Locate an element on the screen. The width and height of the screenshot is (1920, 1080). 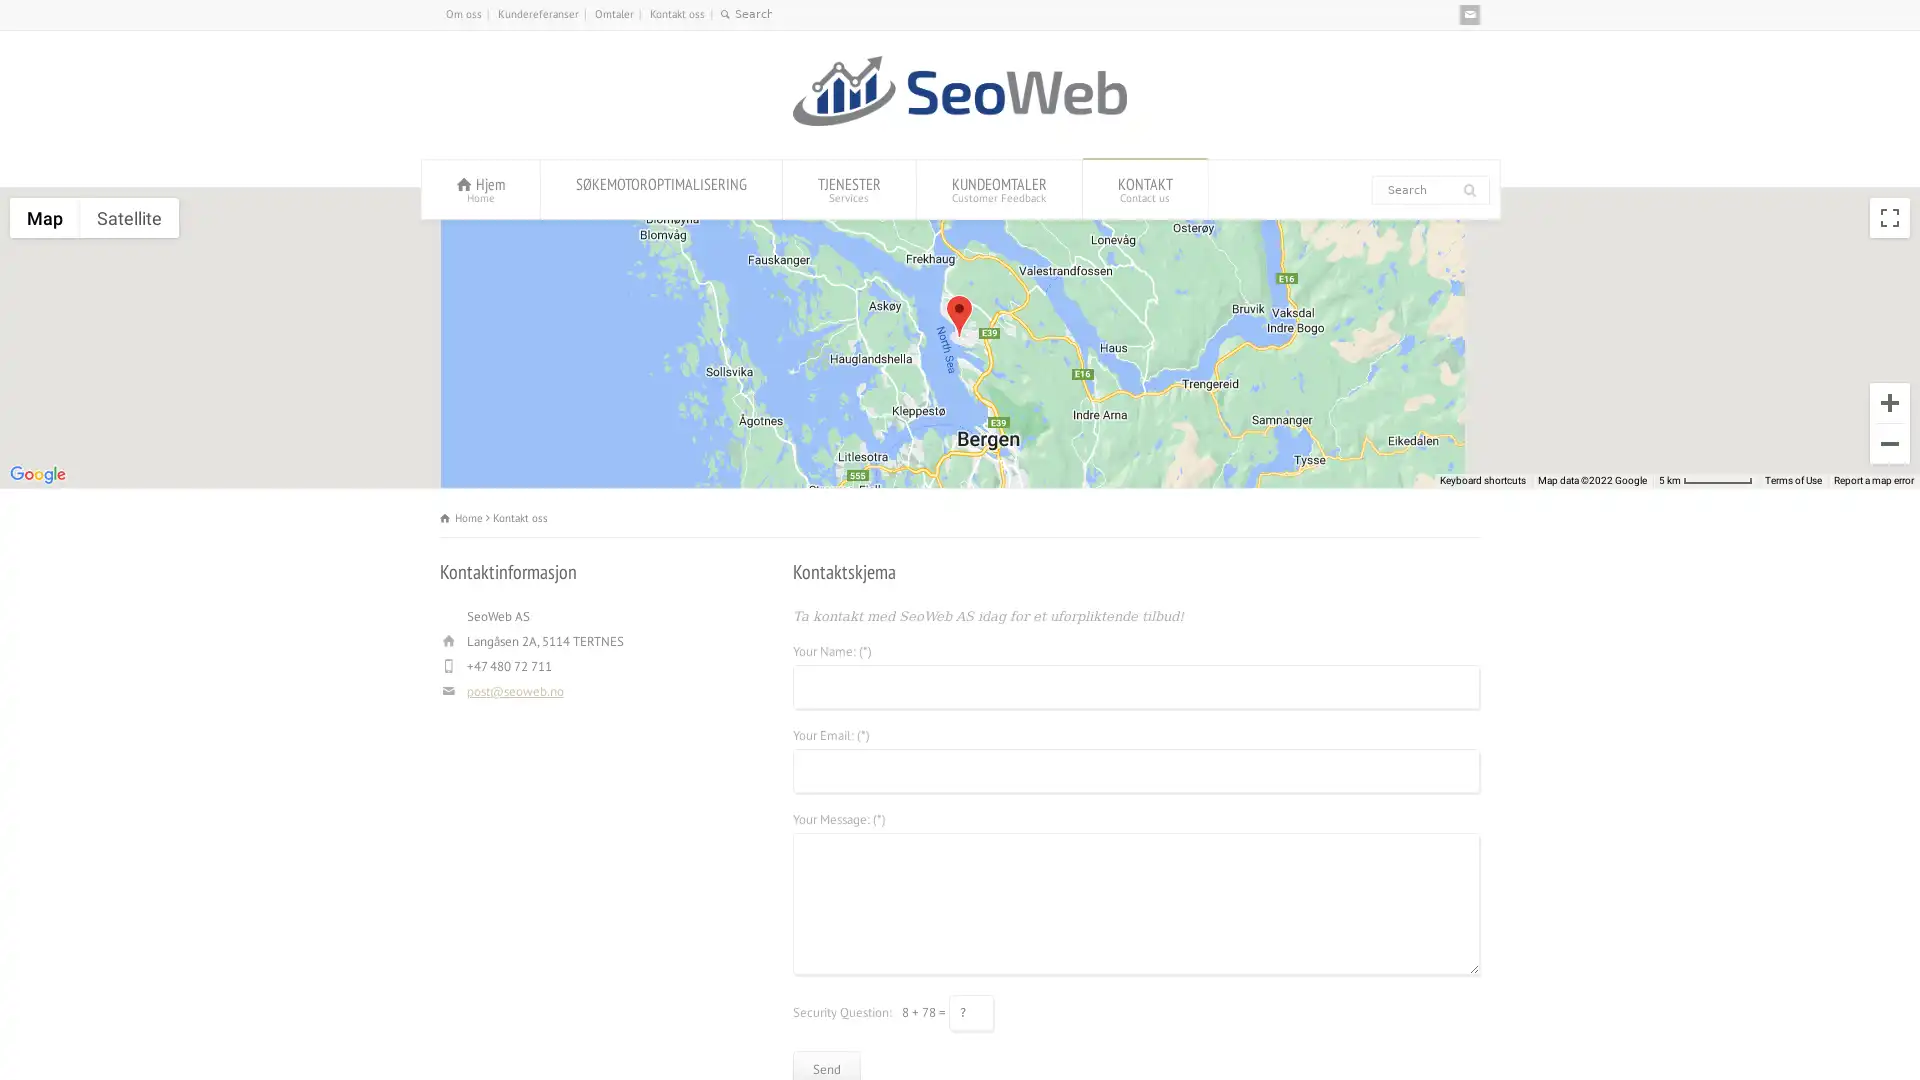
Zoom out is located at coordinates (1889, 442).